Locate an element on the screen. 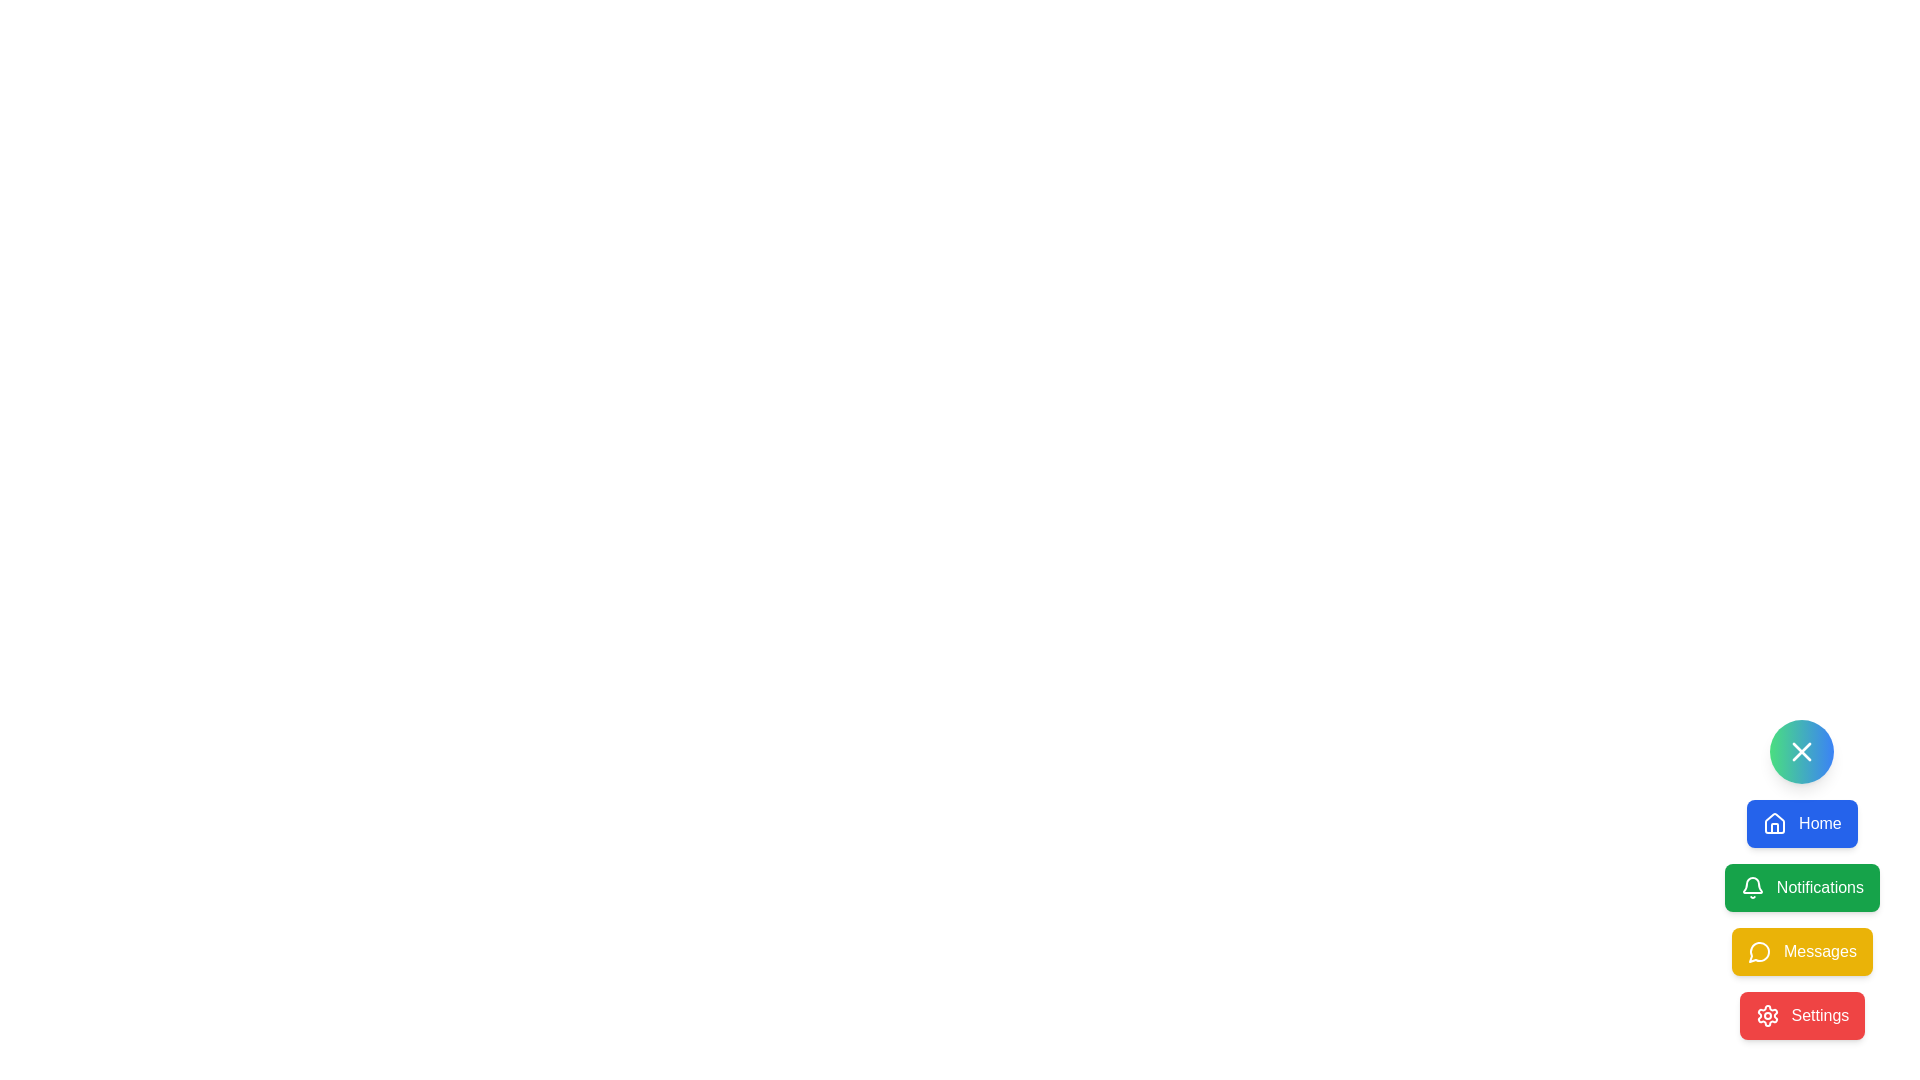 The width and height of the screenshot is (1920, 1080). the inner structure of the house-shaped icon in the vertical navigation bar on the right side of the interface is located at coordinates (1775, 828).